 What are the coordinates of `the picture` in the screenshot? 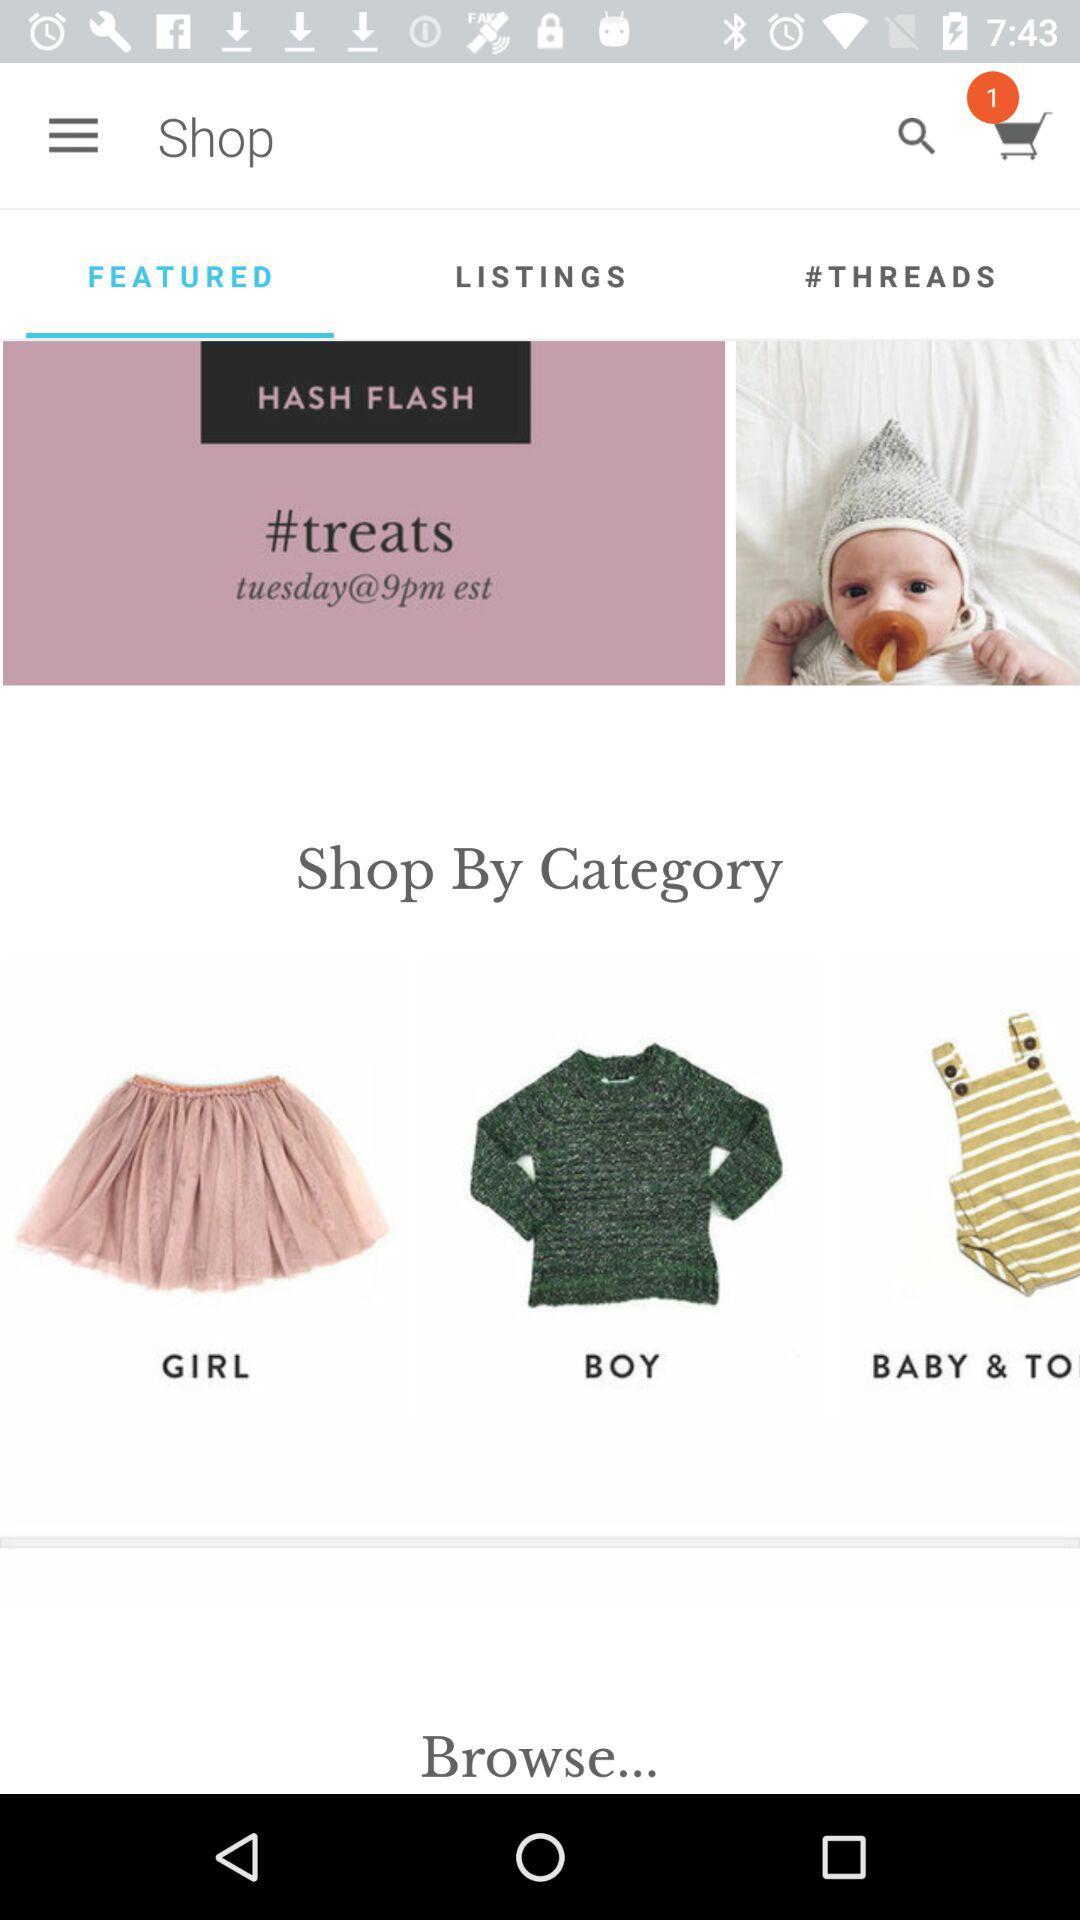 It's located at (907, 513).